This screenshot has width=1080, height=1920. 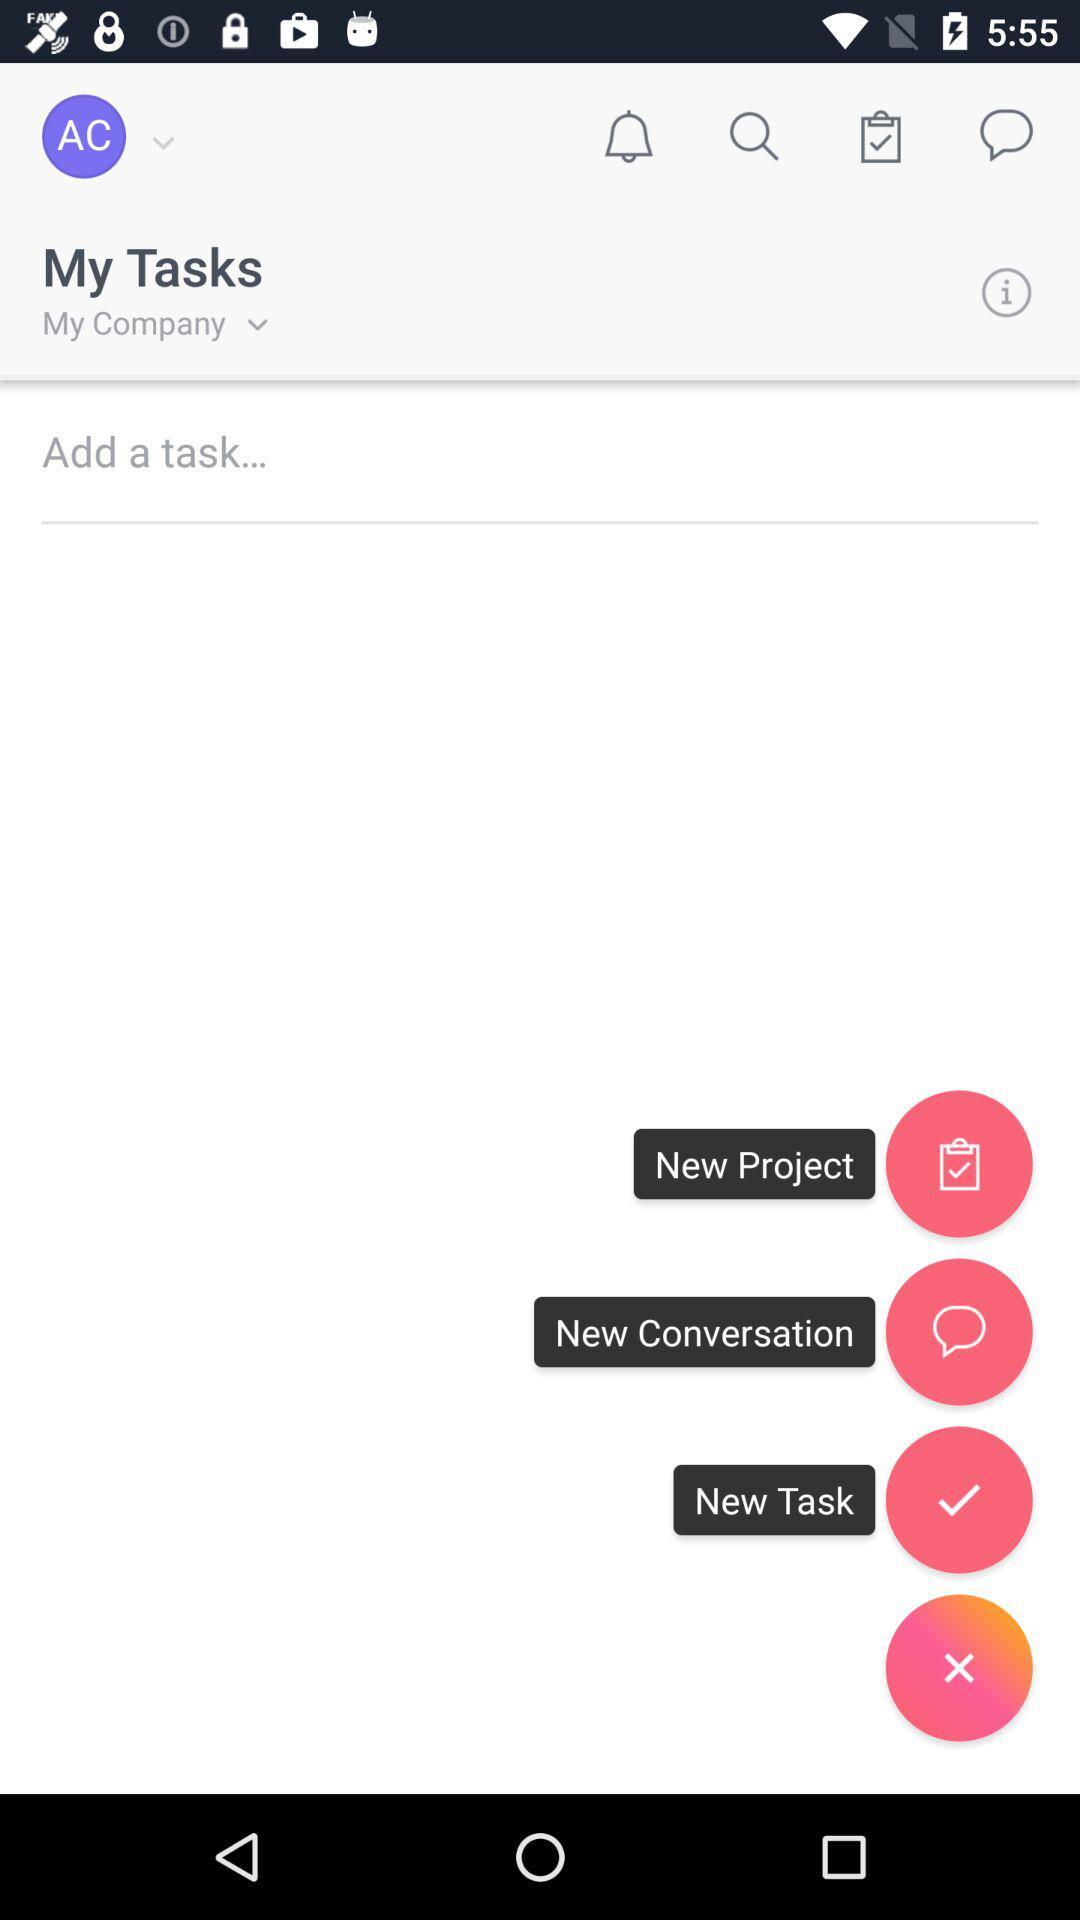 I want to click on the check icon, so click(x=958, y=1499).